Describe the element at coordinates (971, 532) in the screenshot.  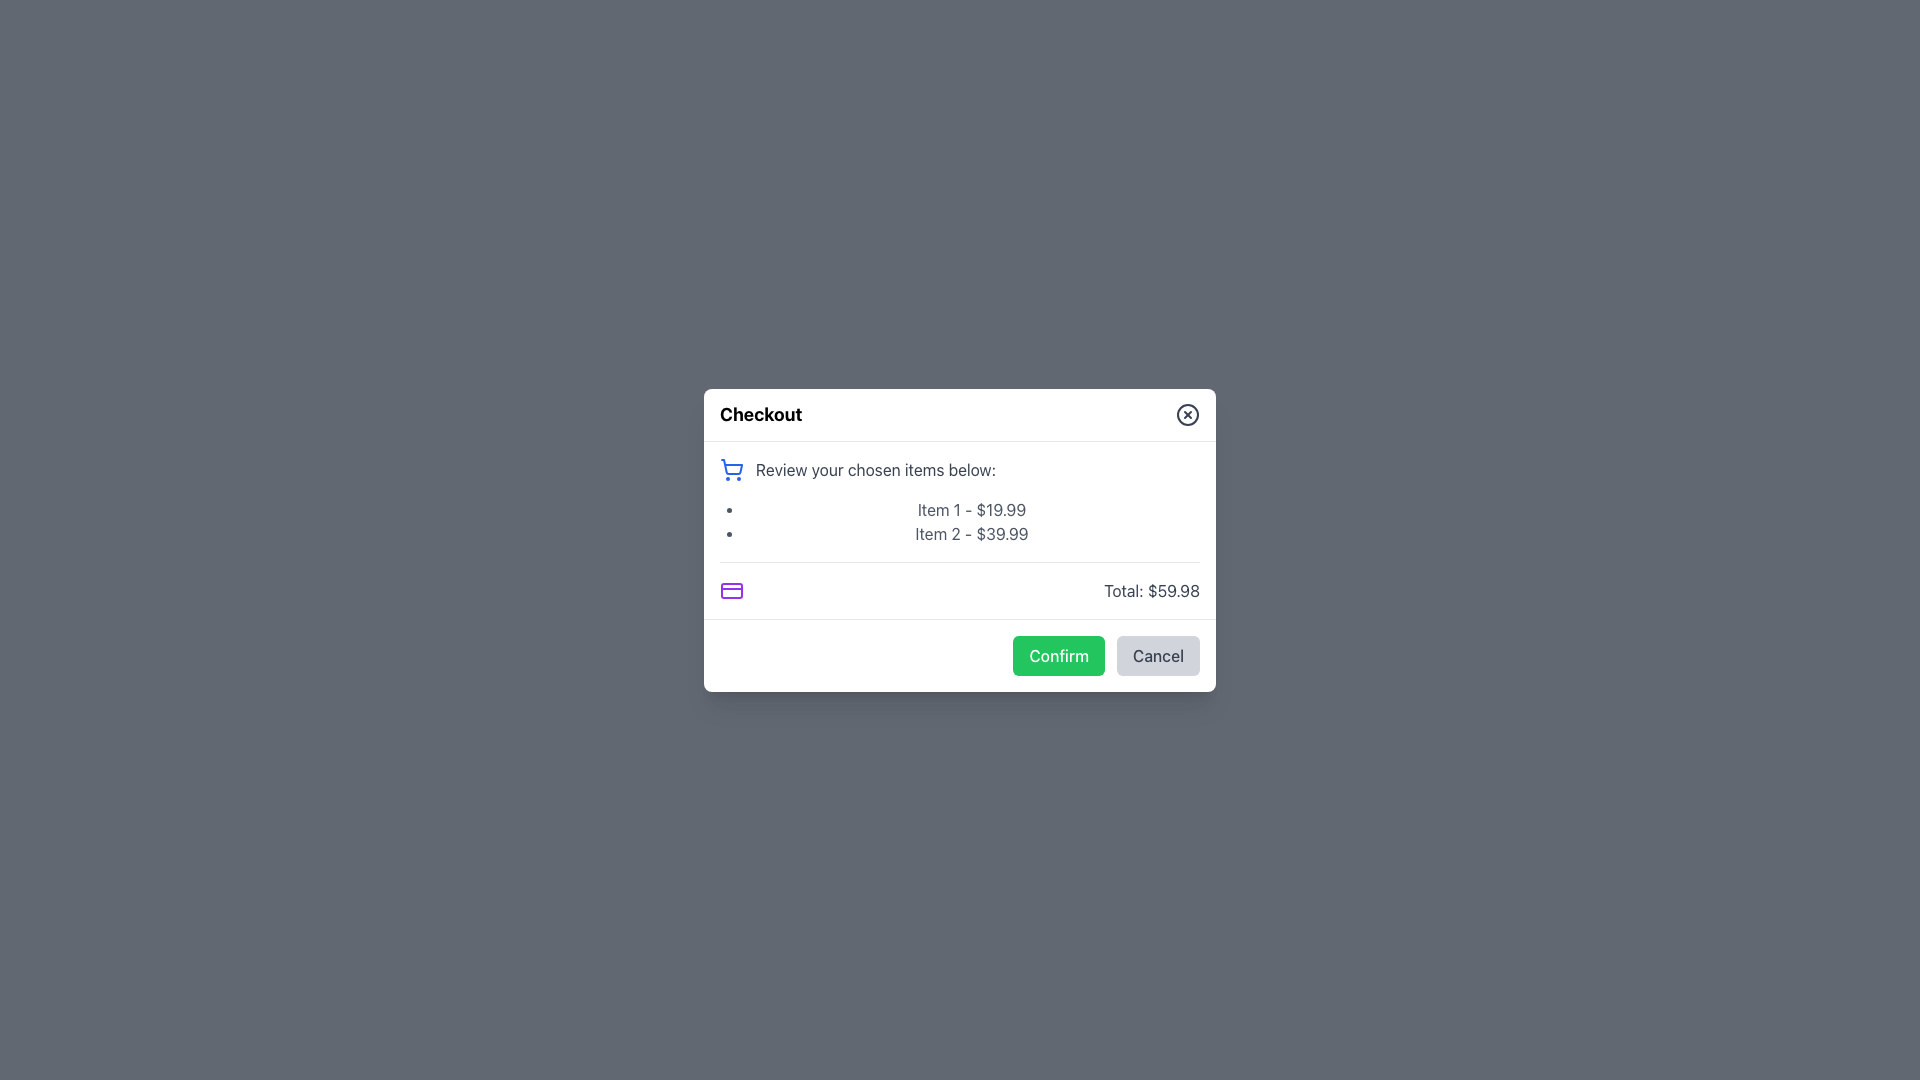
I see `the static text element displaying 'Item 2 - $39.99' in the modal dialog labeled 'Checkout', which is part of the review section of chosen items` at that location.